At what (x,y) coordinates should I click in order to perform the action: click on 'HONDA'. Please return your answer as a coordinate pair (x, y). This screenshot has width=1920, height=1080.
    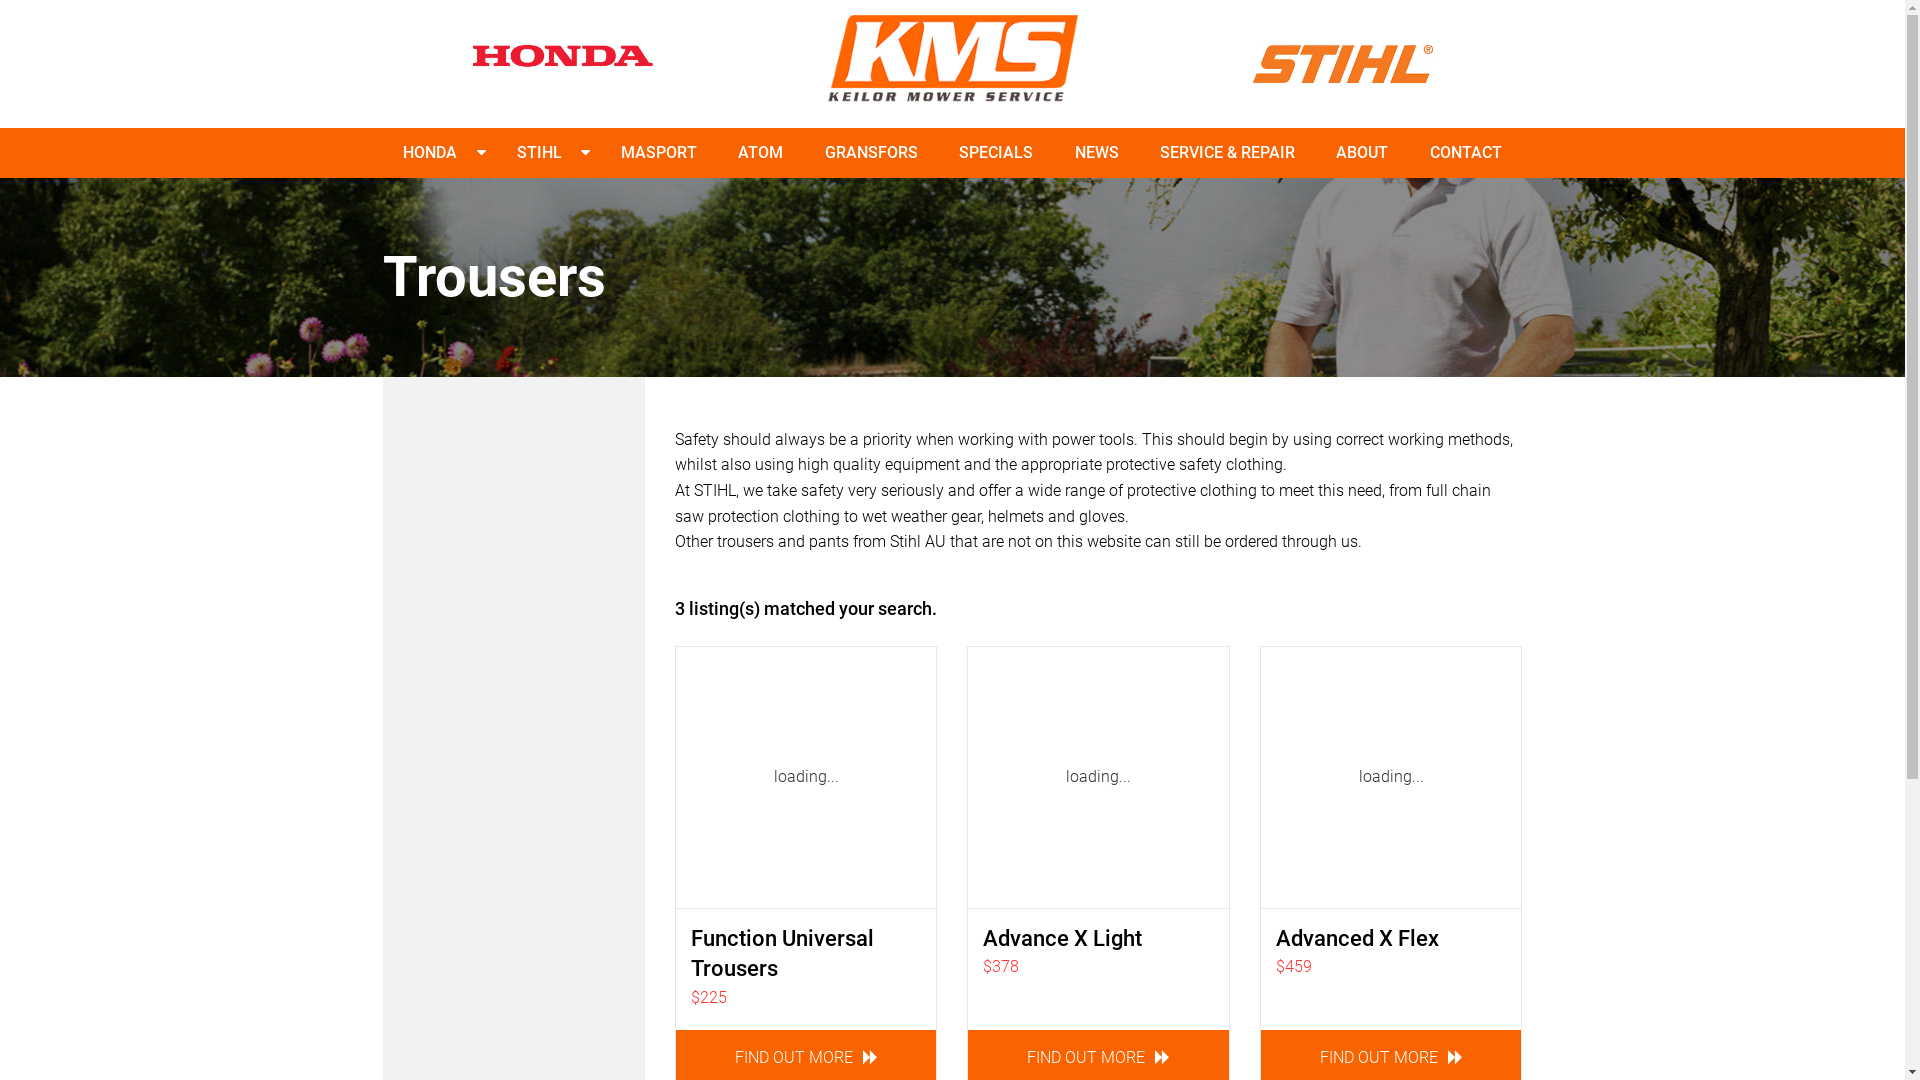
    Looking at the image, I should click on (428, 152).